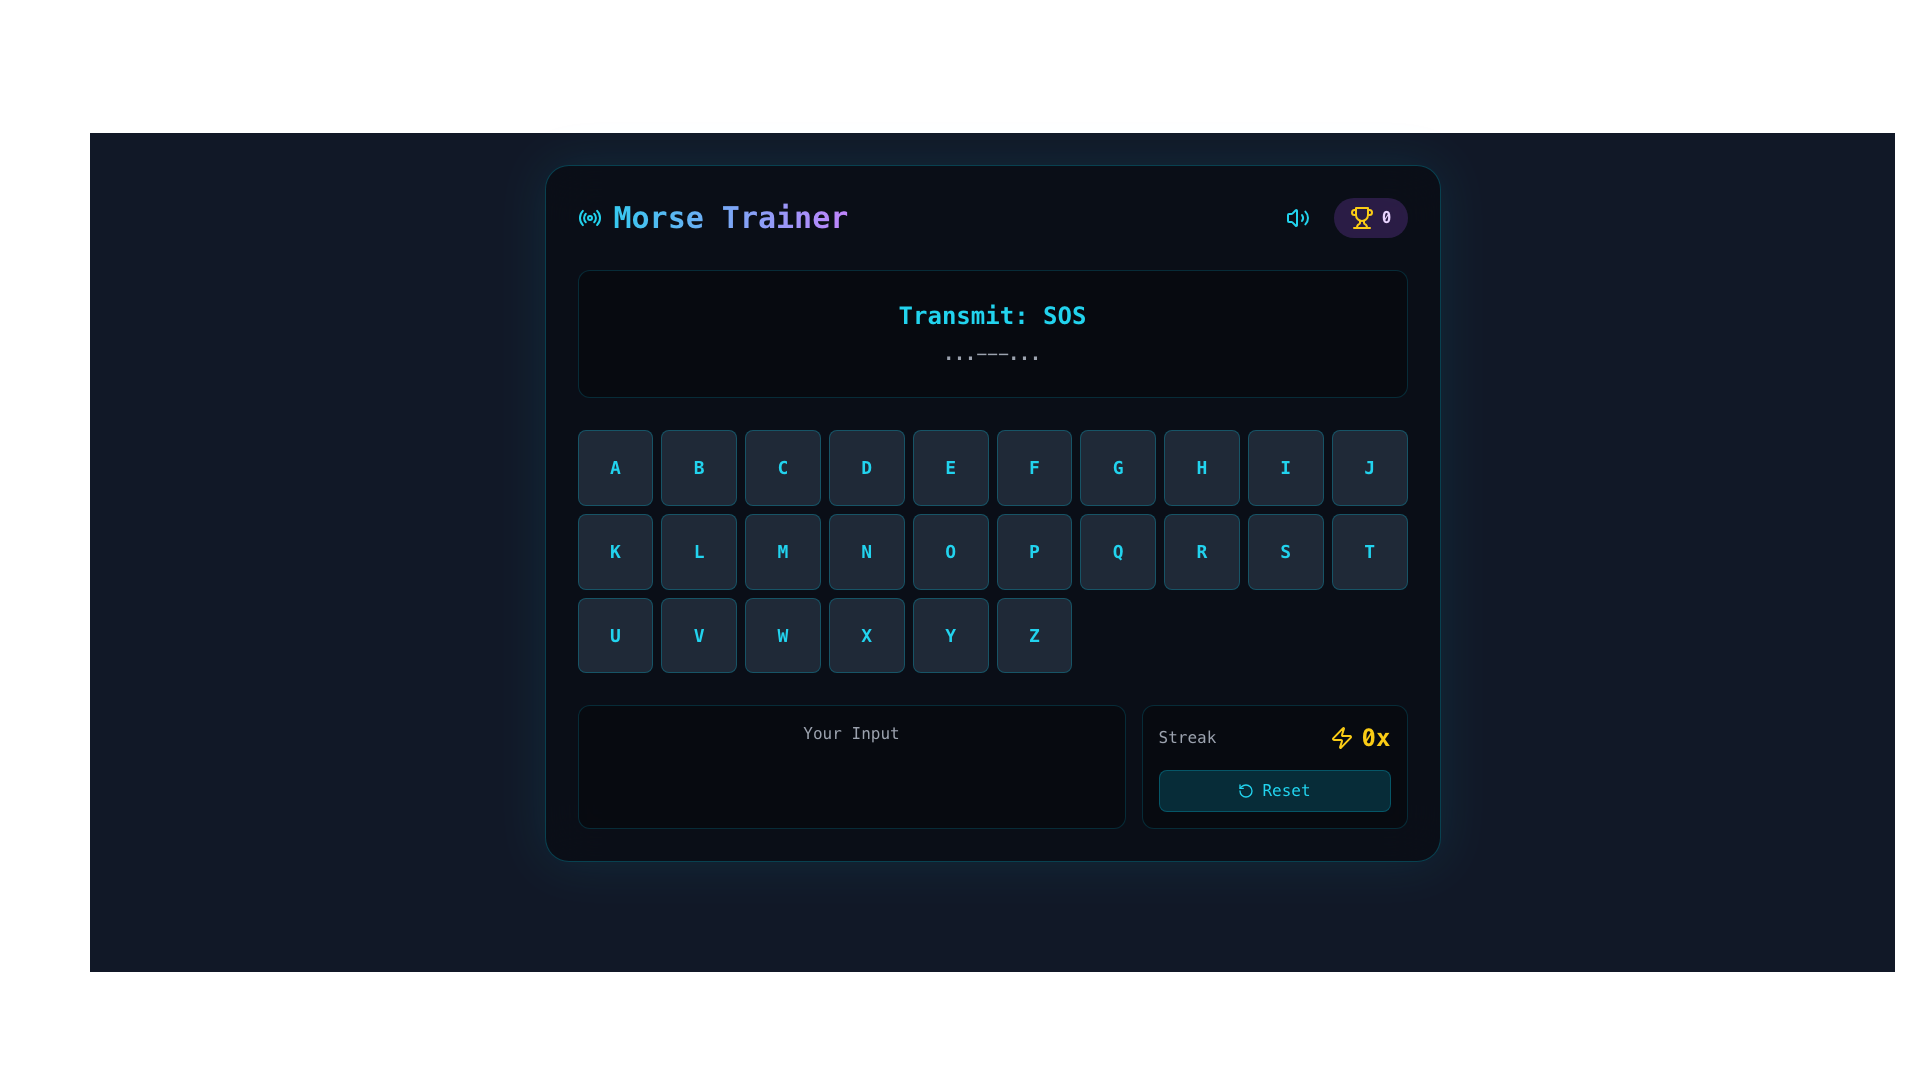 The height and width of the screenshot is (1080, 1920). What do you see at coordinates (781, 467) in the screenshot?
I see `the label displaying the capital letter 'C' in cyan color, located in the third column of the first row of the grid in the Morse Trainer UI` at bounding box center [781, 467].